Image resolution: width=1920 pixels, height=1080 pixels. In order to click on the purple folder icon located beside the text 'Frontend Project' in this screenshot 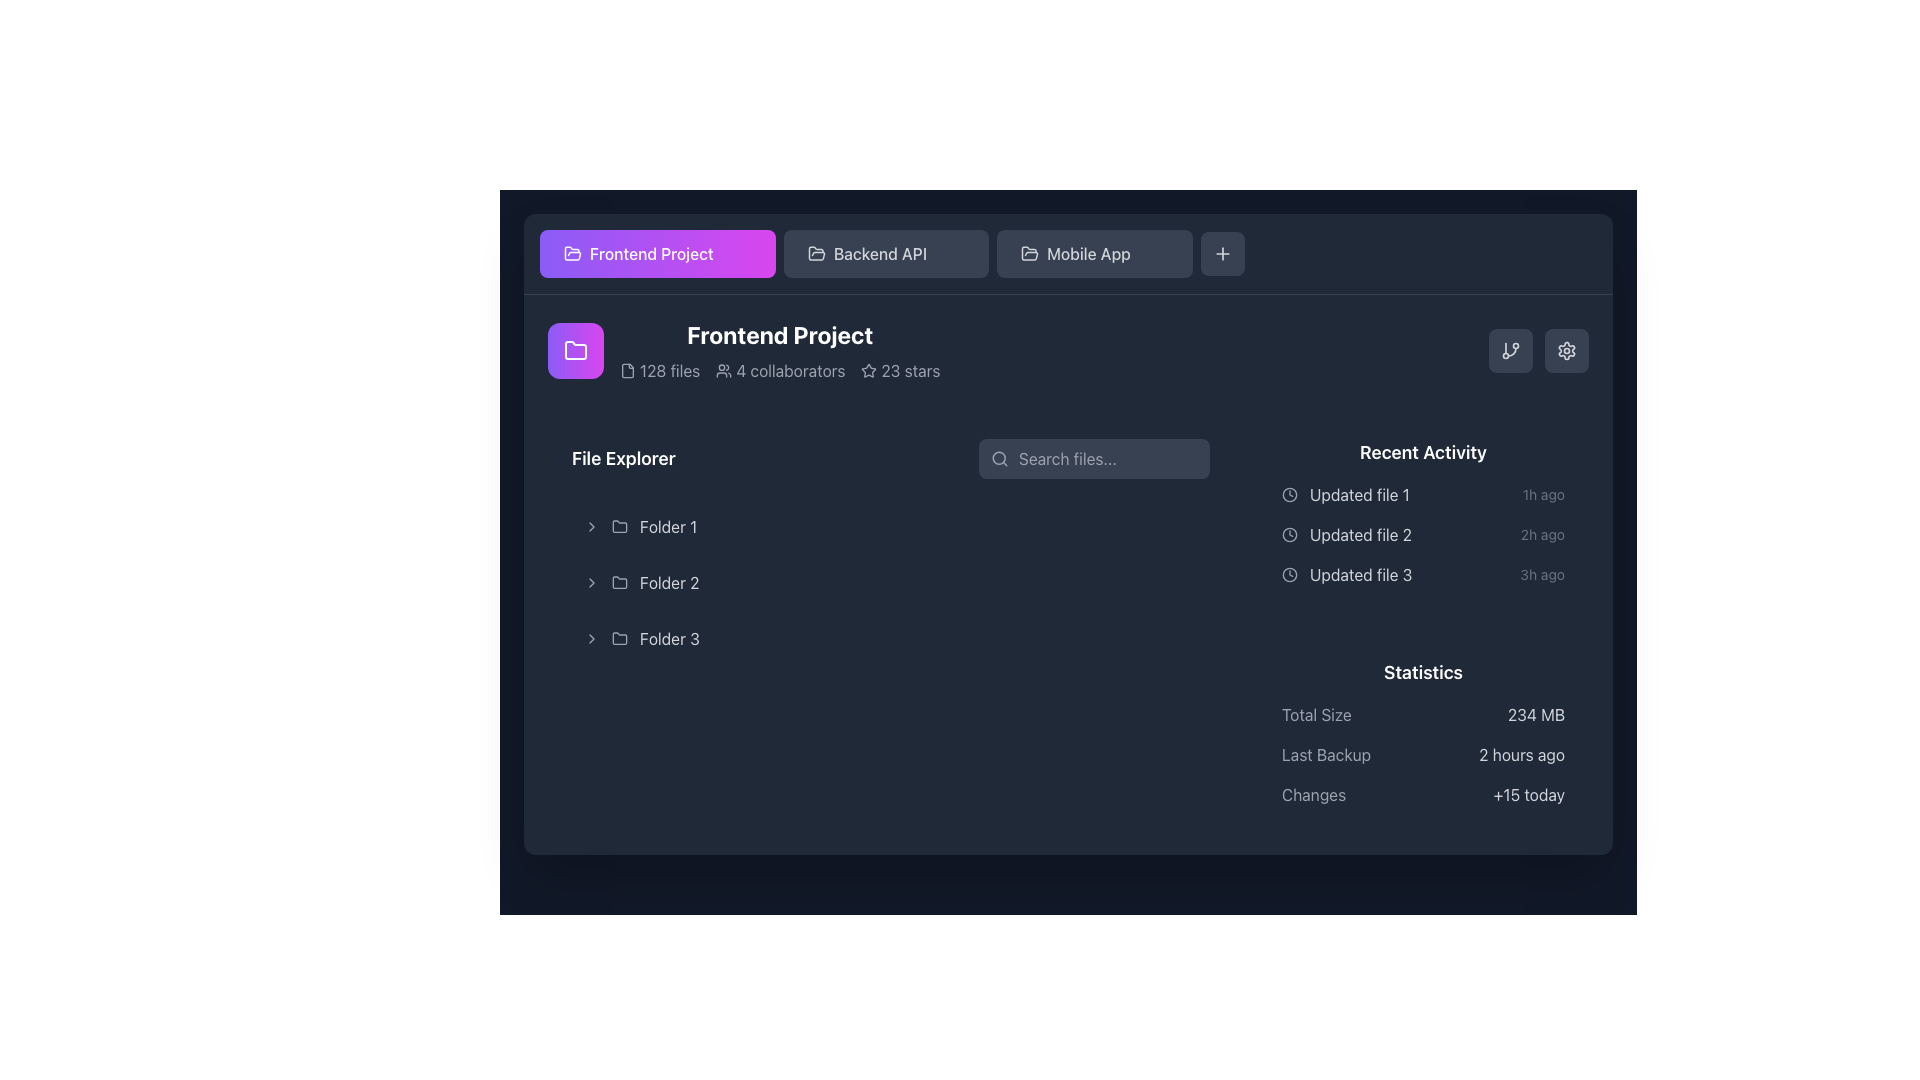, I will do `click(575, 349)`.